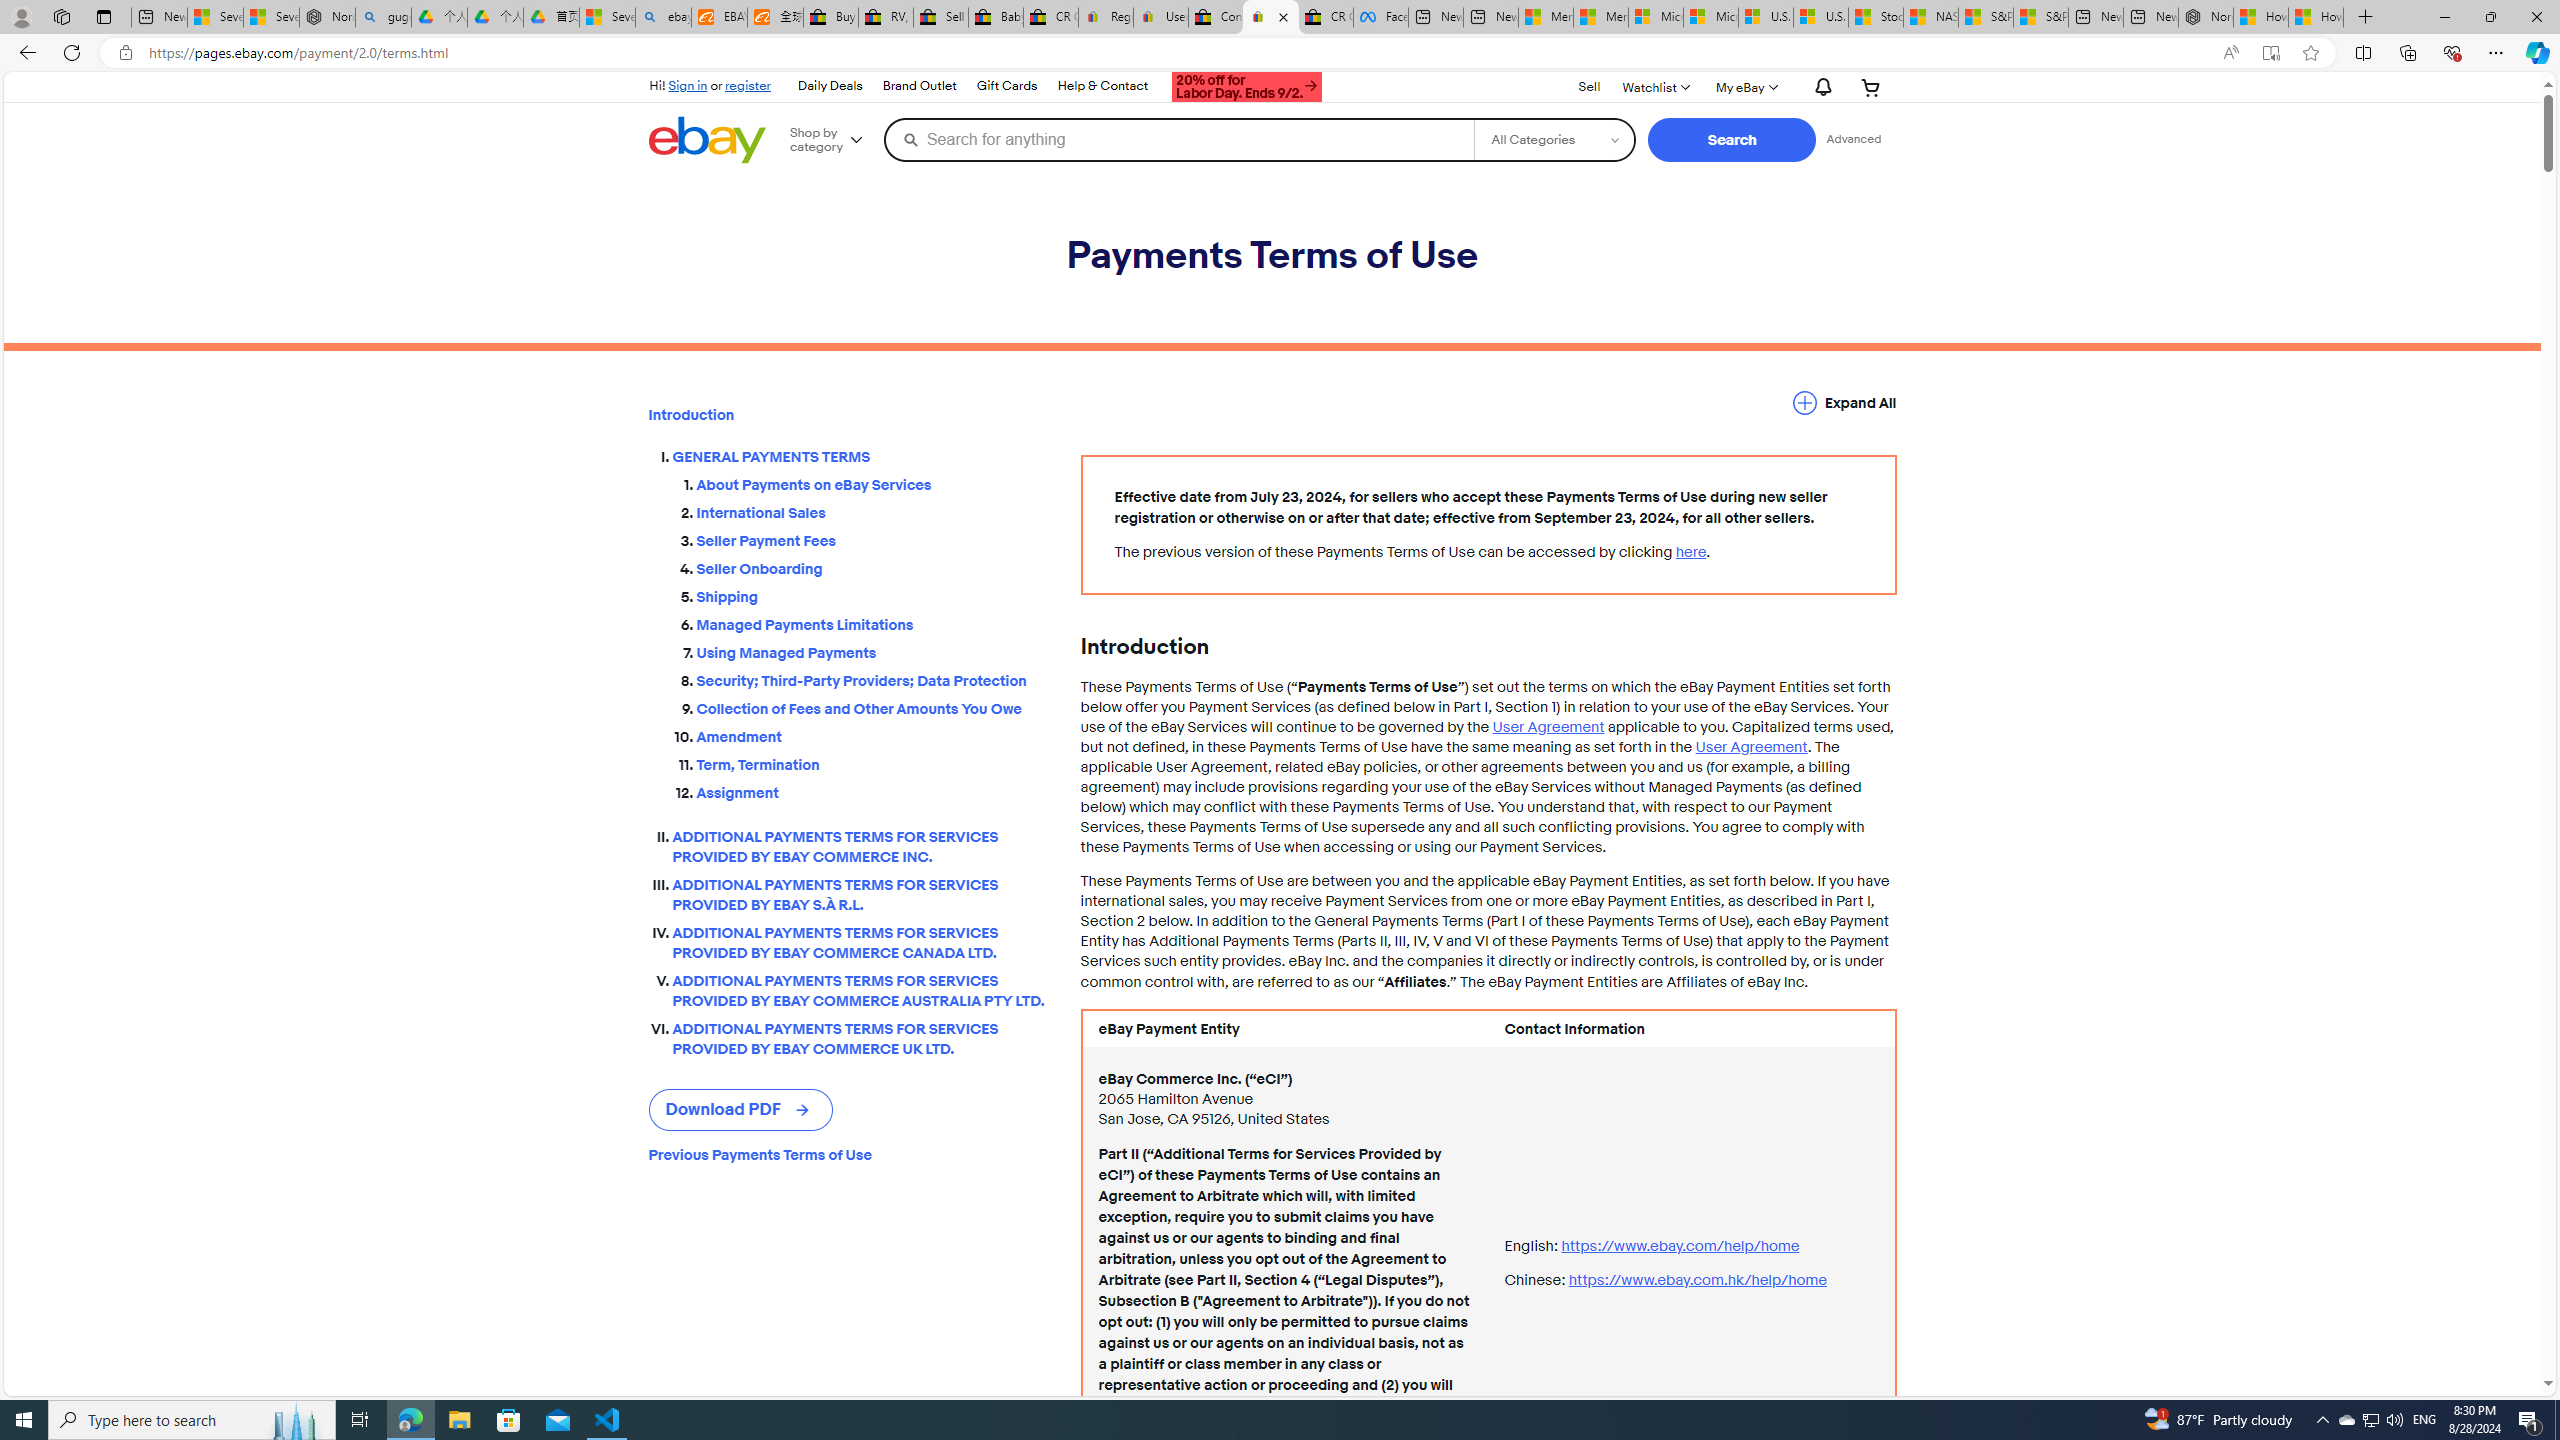 The width and height of the screenshot is (2560, 1440). I want to click on 'AutomationID: gh-ti', so click(1243, 84).